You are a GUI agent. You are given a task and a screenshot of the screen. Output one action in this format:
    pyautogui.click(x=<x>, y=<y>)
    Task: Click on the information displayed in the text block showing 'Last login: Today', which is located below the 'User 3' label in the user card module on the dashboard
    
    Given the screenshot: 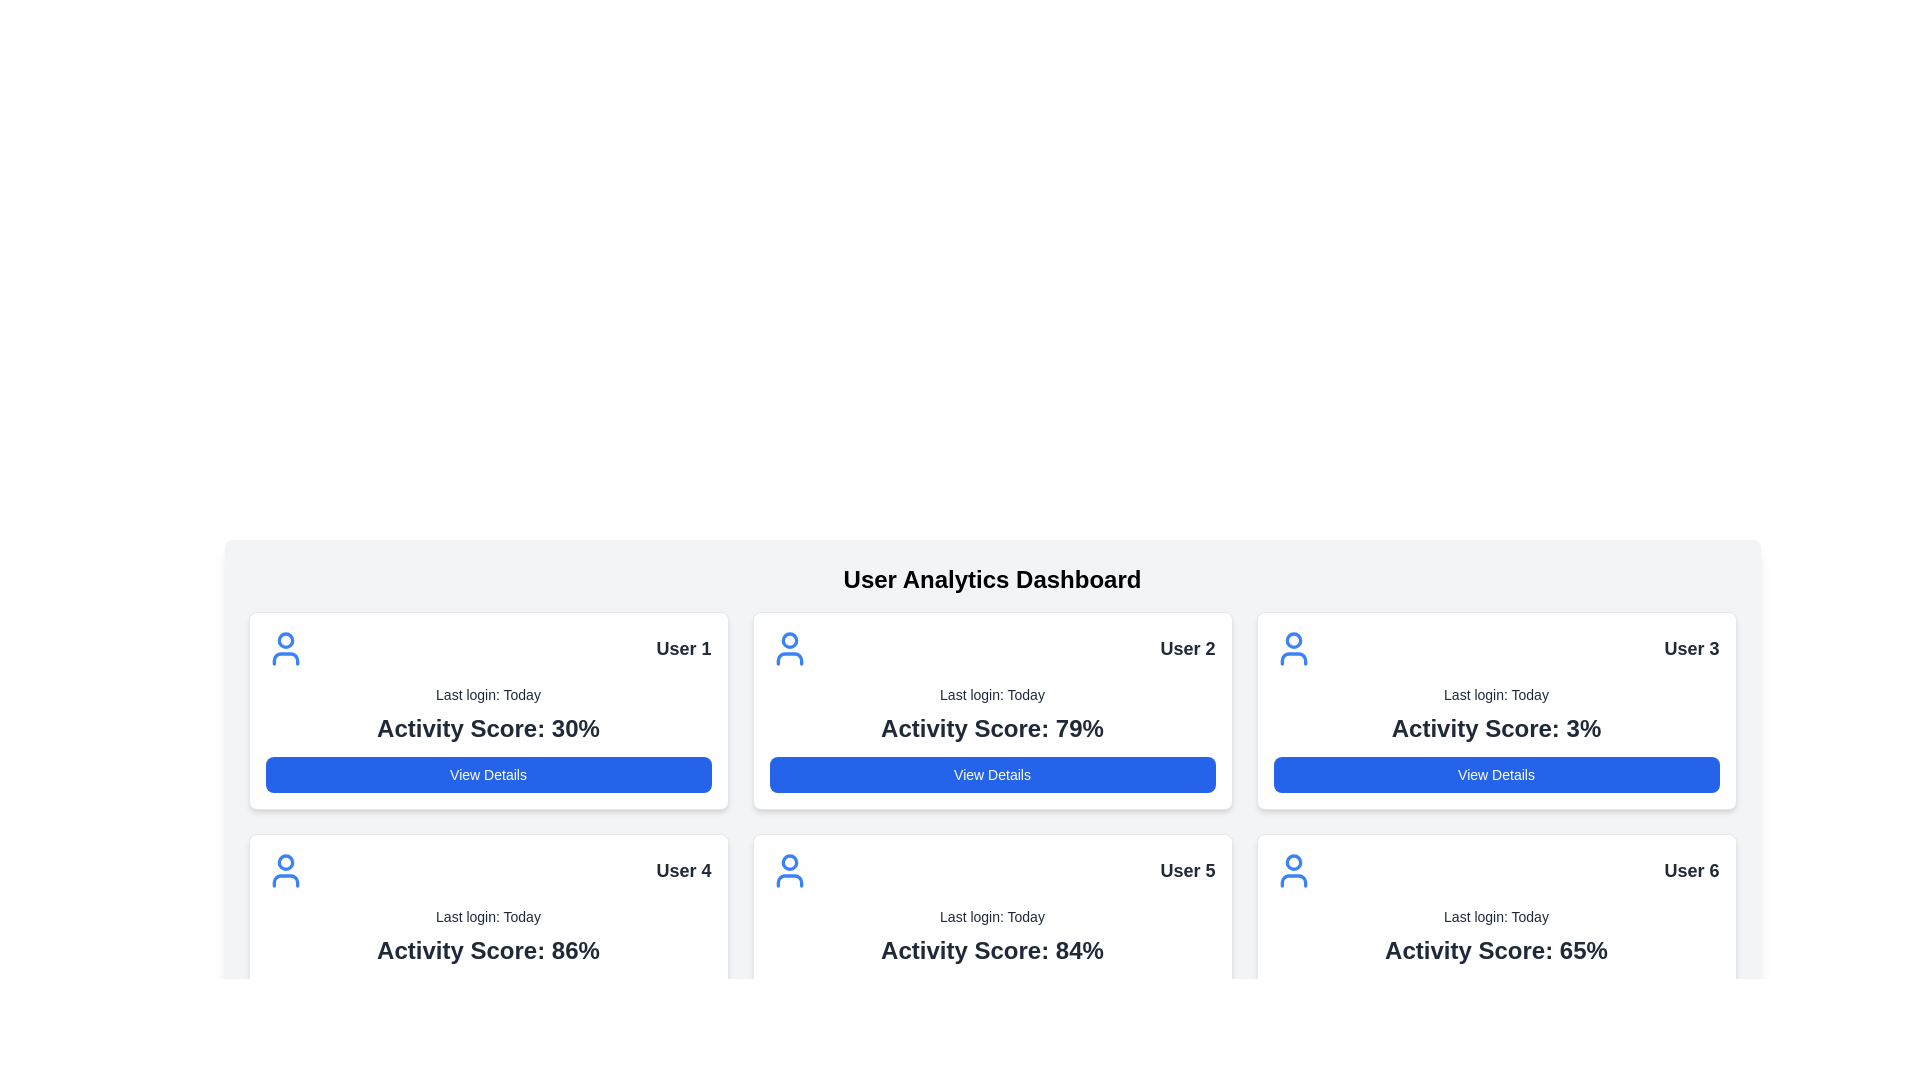 What is the action you would take?
    pyautogui.click(x=1496, y=693)
    